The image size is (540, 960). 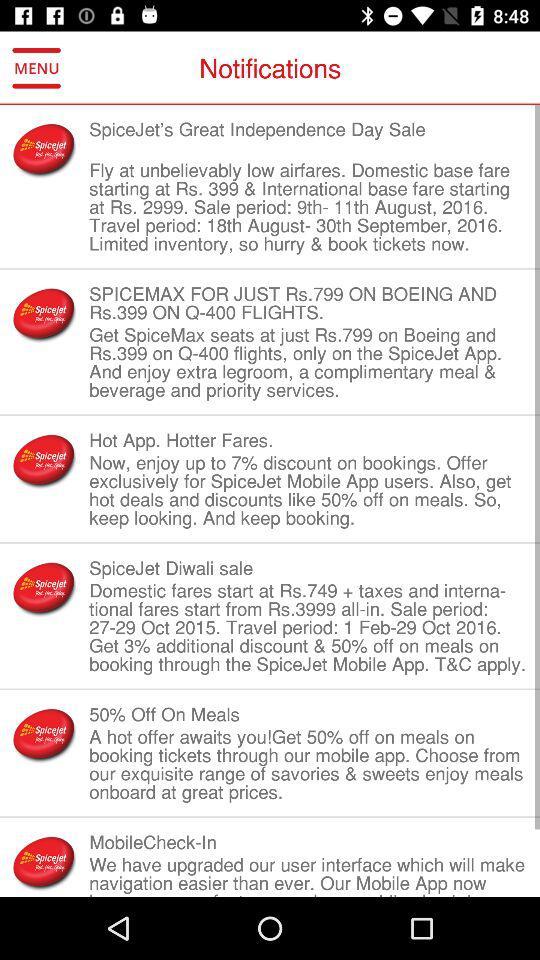 What do you see at coordinates (44, 733) in the screenshot?
I see `the item to the left of the 50 off on icon` at bounding box center [44, 733].